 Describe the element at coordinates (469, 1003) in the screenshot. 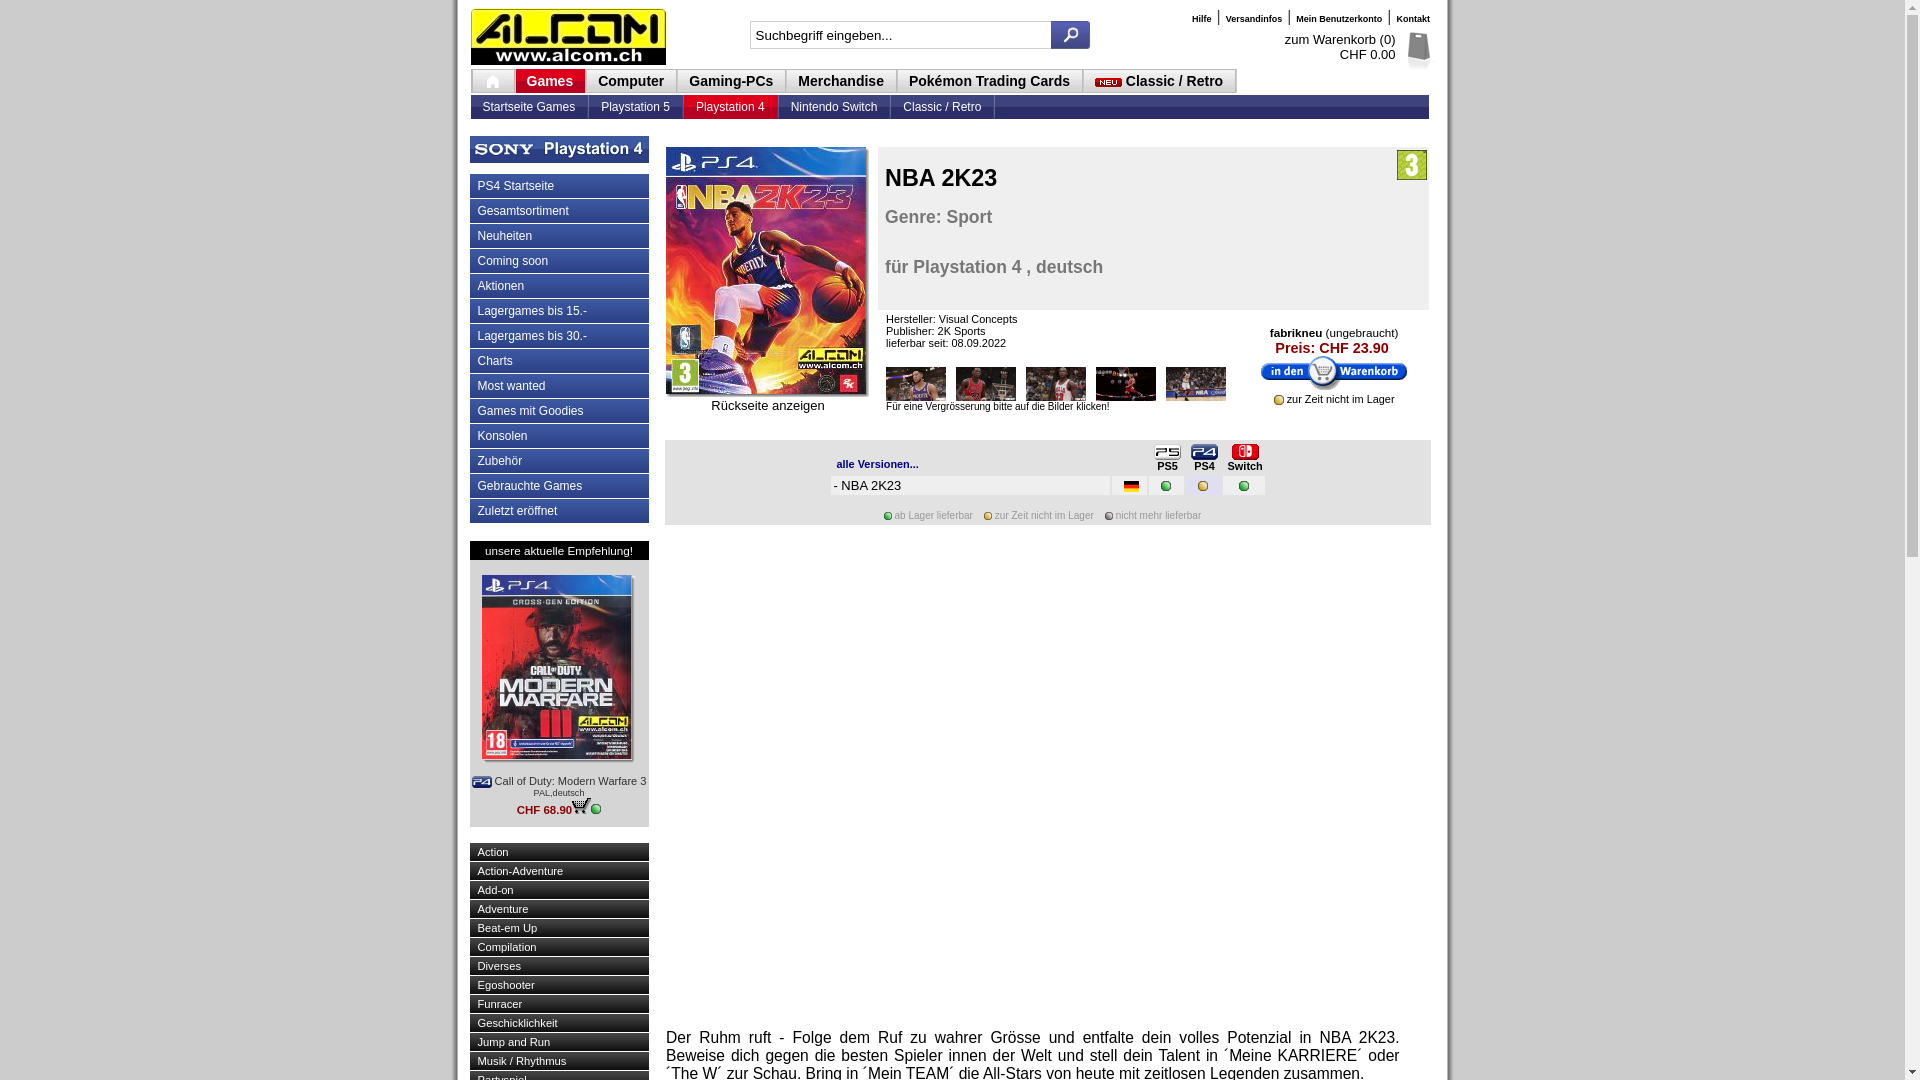

I see `'Funracer'` at that location.